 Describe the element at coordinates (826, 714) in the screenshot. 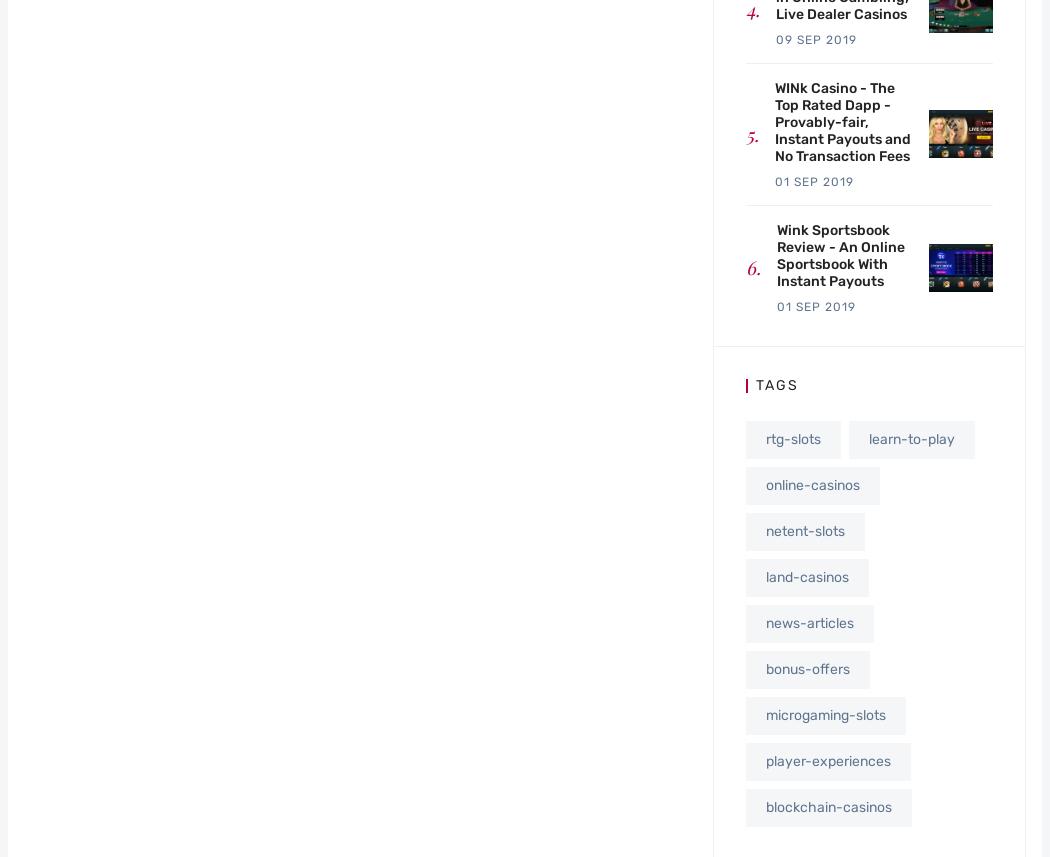

I see `'microgaming-slots'` at that location.